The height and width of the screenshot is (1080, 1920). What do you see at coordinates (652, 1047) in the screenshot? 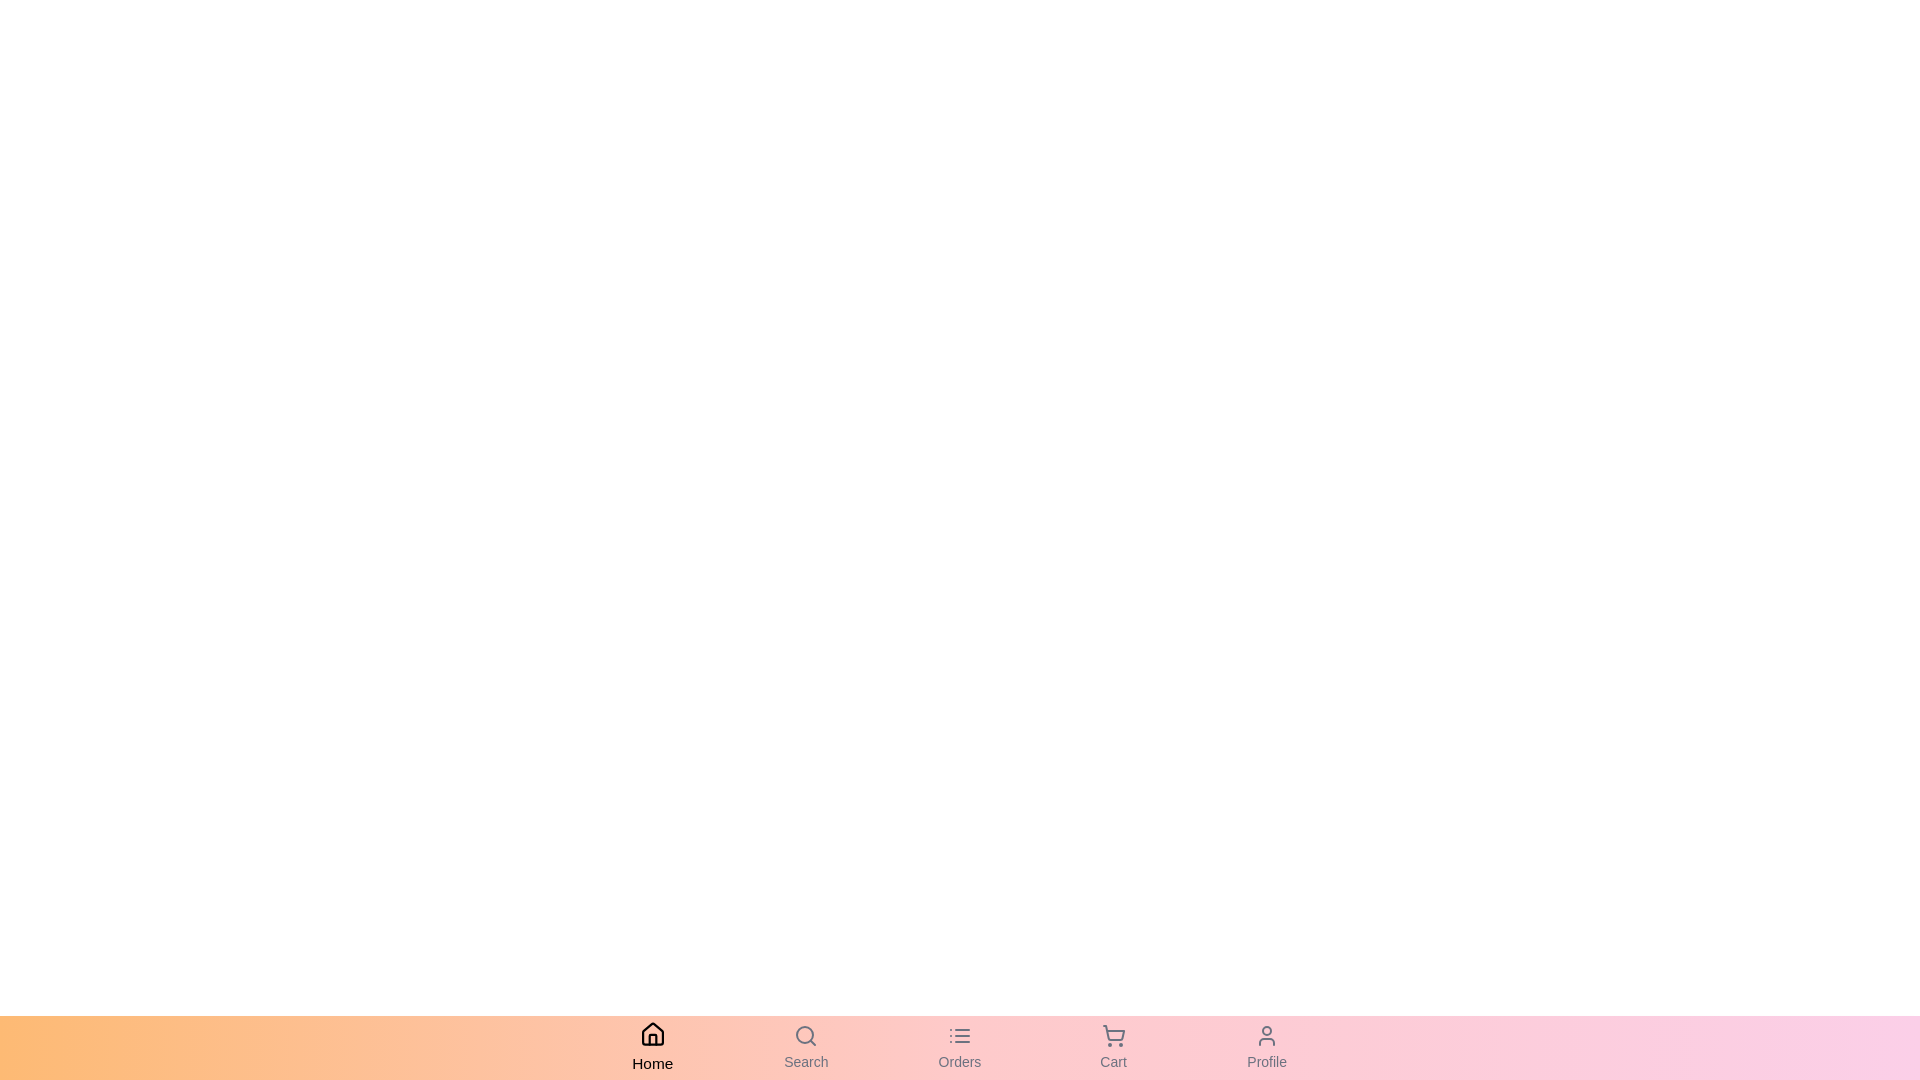
I see `the tab Home to observe its highlight` at bounding box center [652, 1047].